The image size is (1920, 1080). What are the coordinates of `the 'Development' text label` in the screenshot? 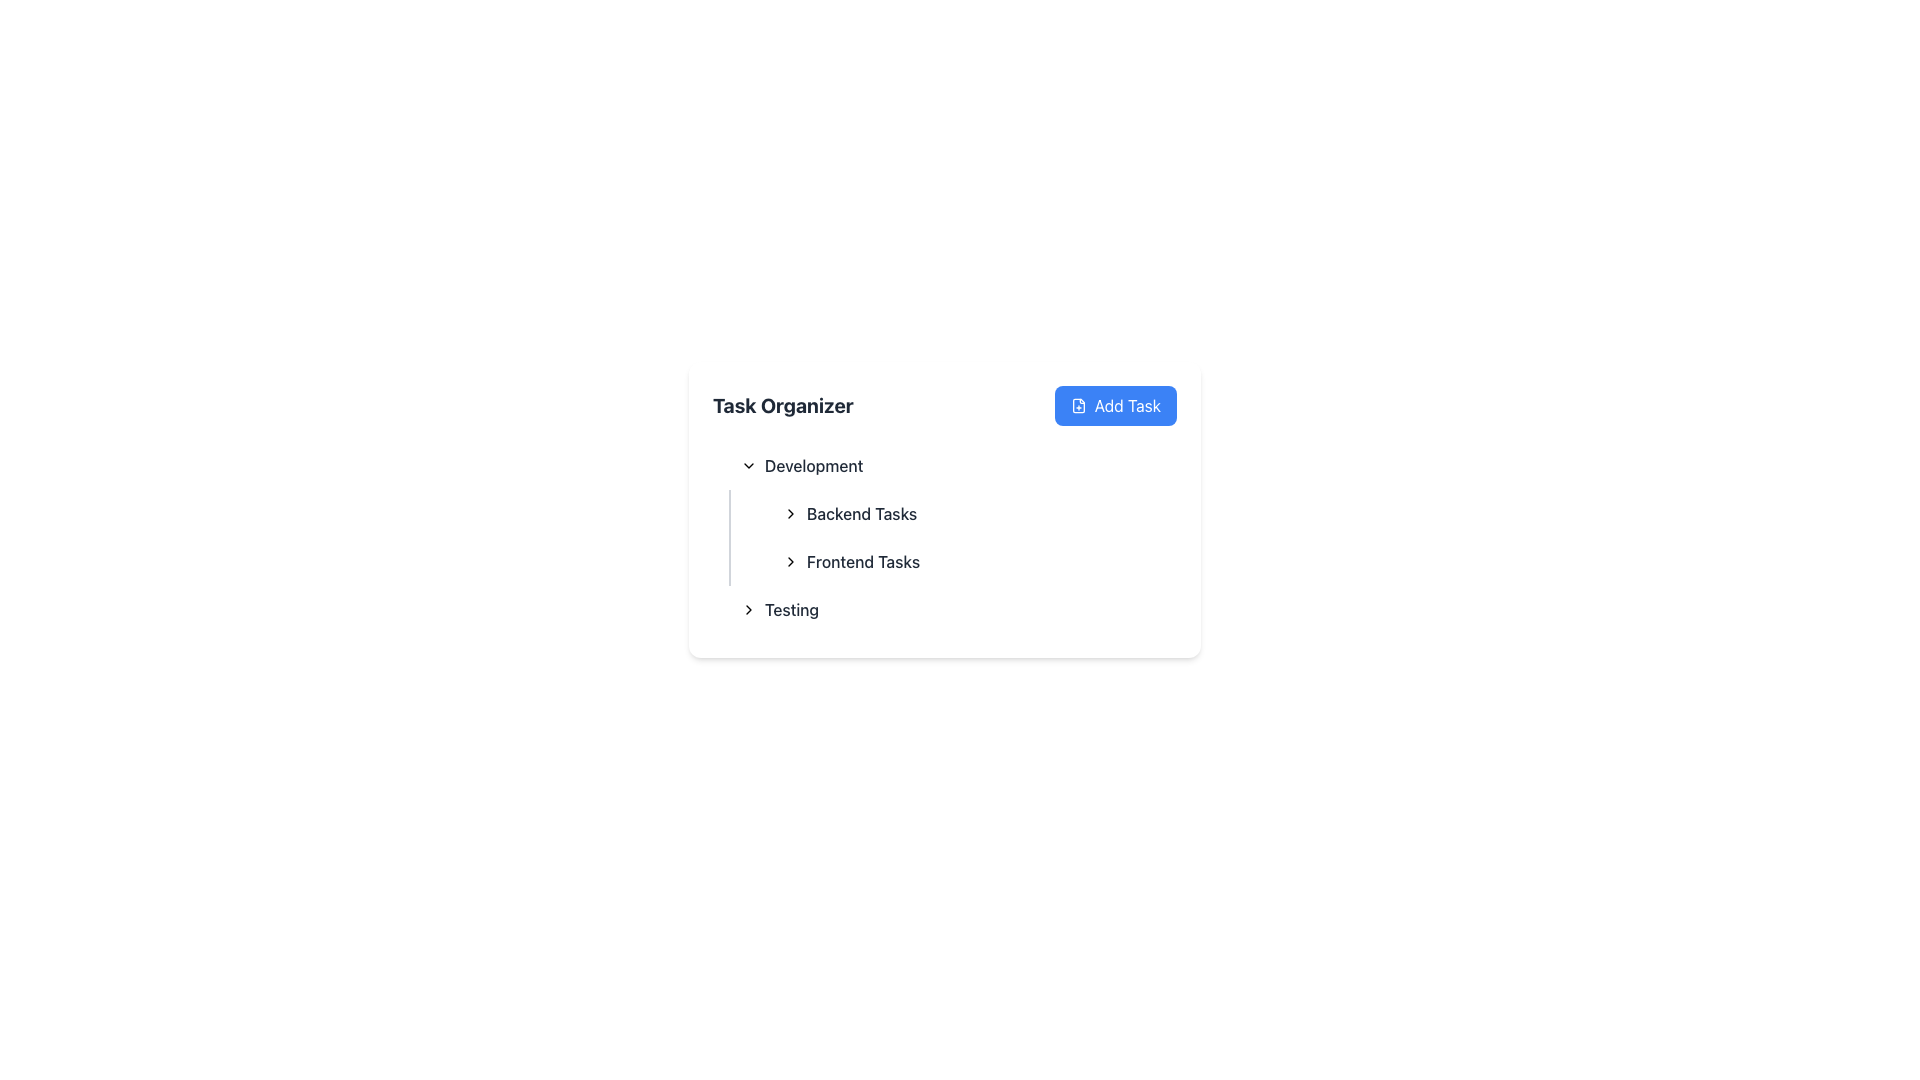 It's located at (802, 466).